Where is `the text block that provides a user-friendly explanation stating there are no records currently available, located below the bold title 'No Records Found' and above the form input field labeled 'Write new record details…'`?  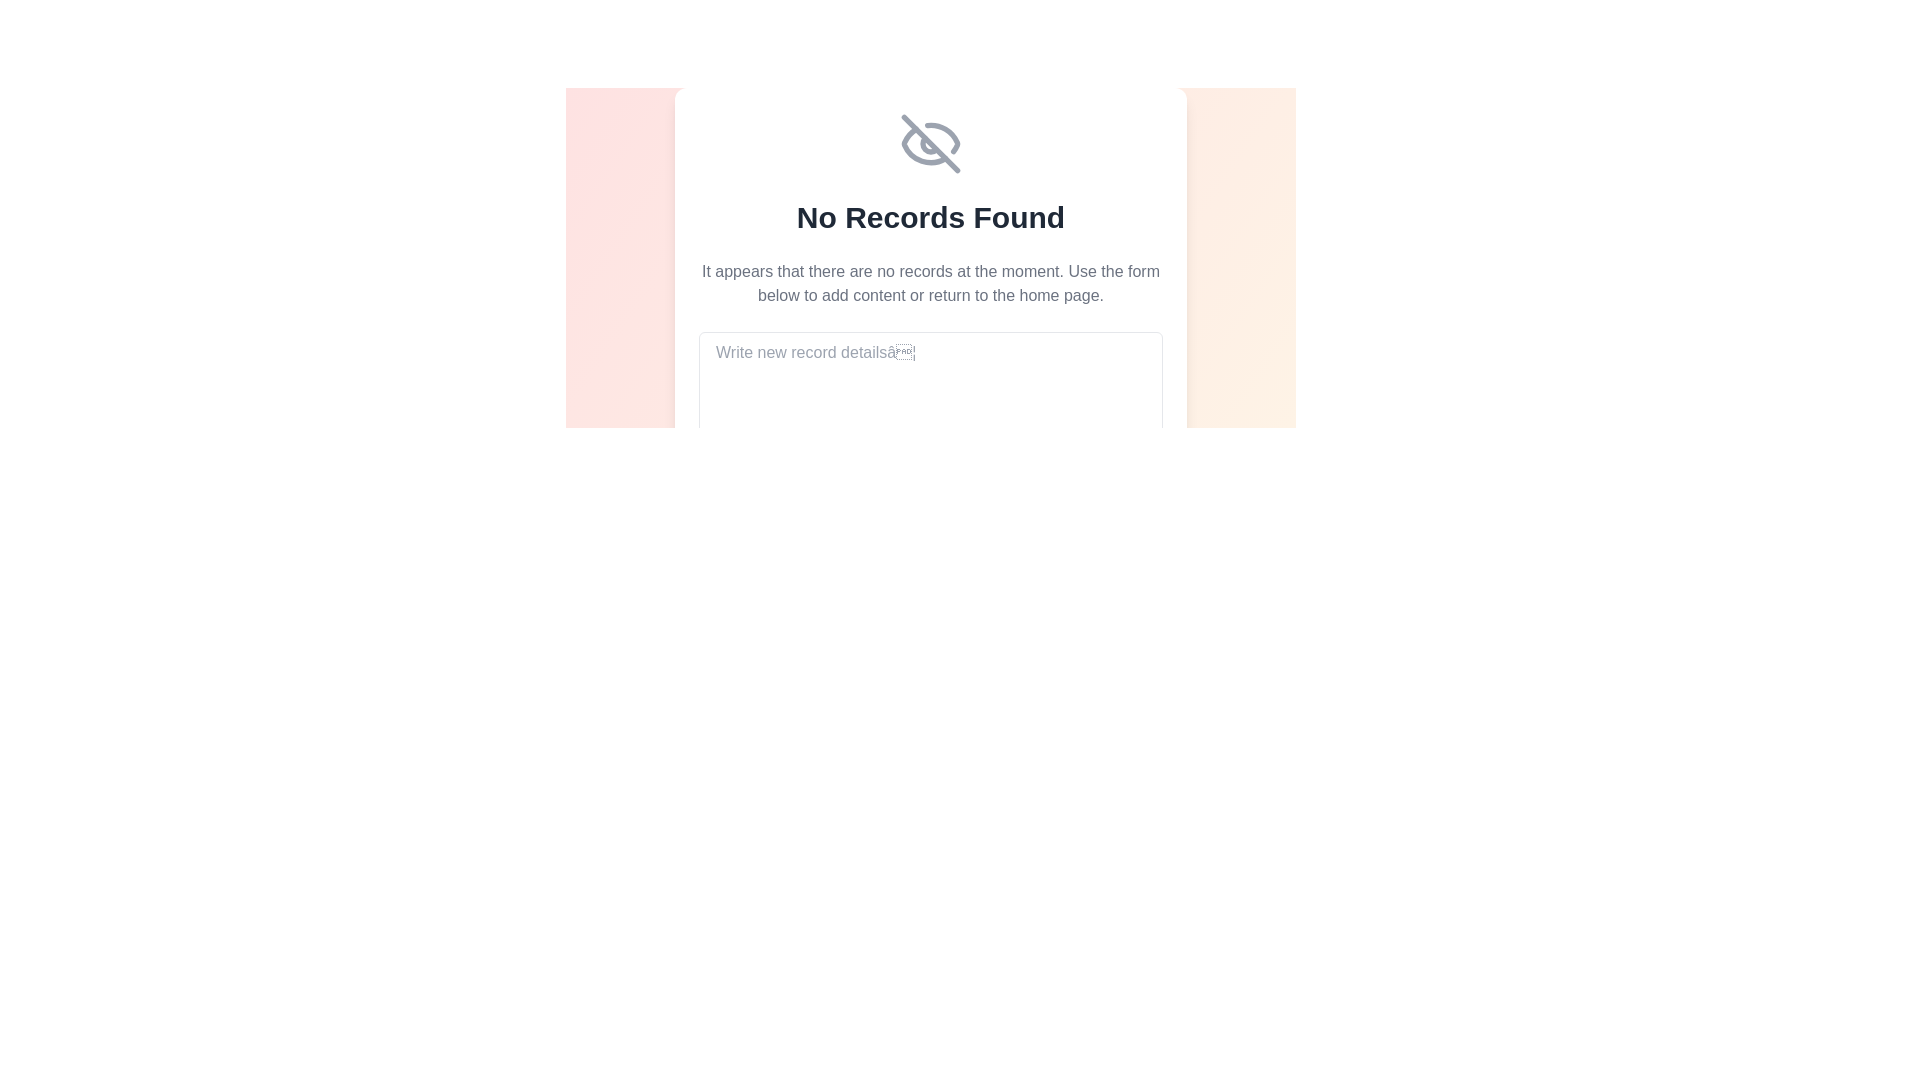
the text block that provides a user-friendly explanation stating there are no records currently available, located below the bold title 'No Records Found' and above the form input field labeled 'Write new record details…' is located at coordinates (930, 284).